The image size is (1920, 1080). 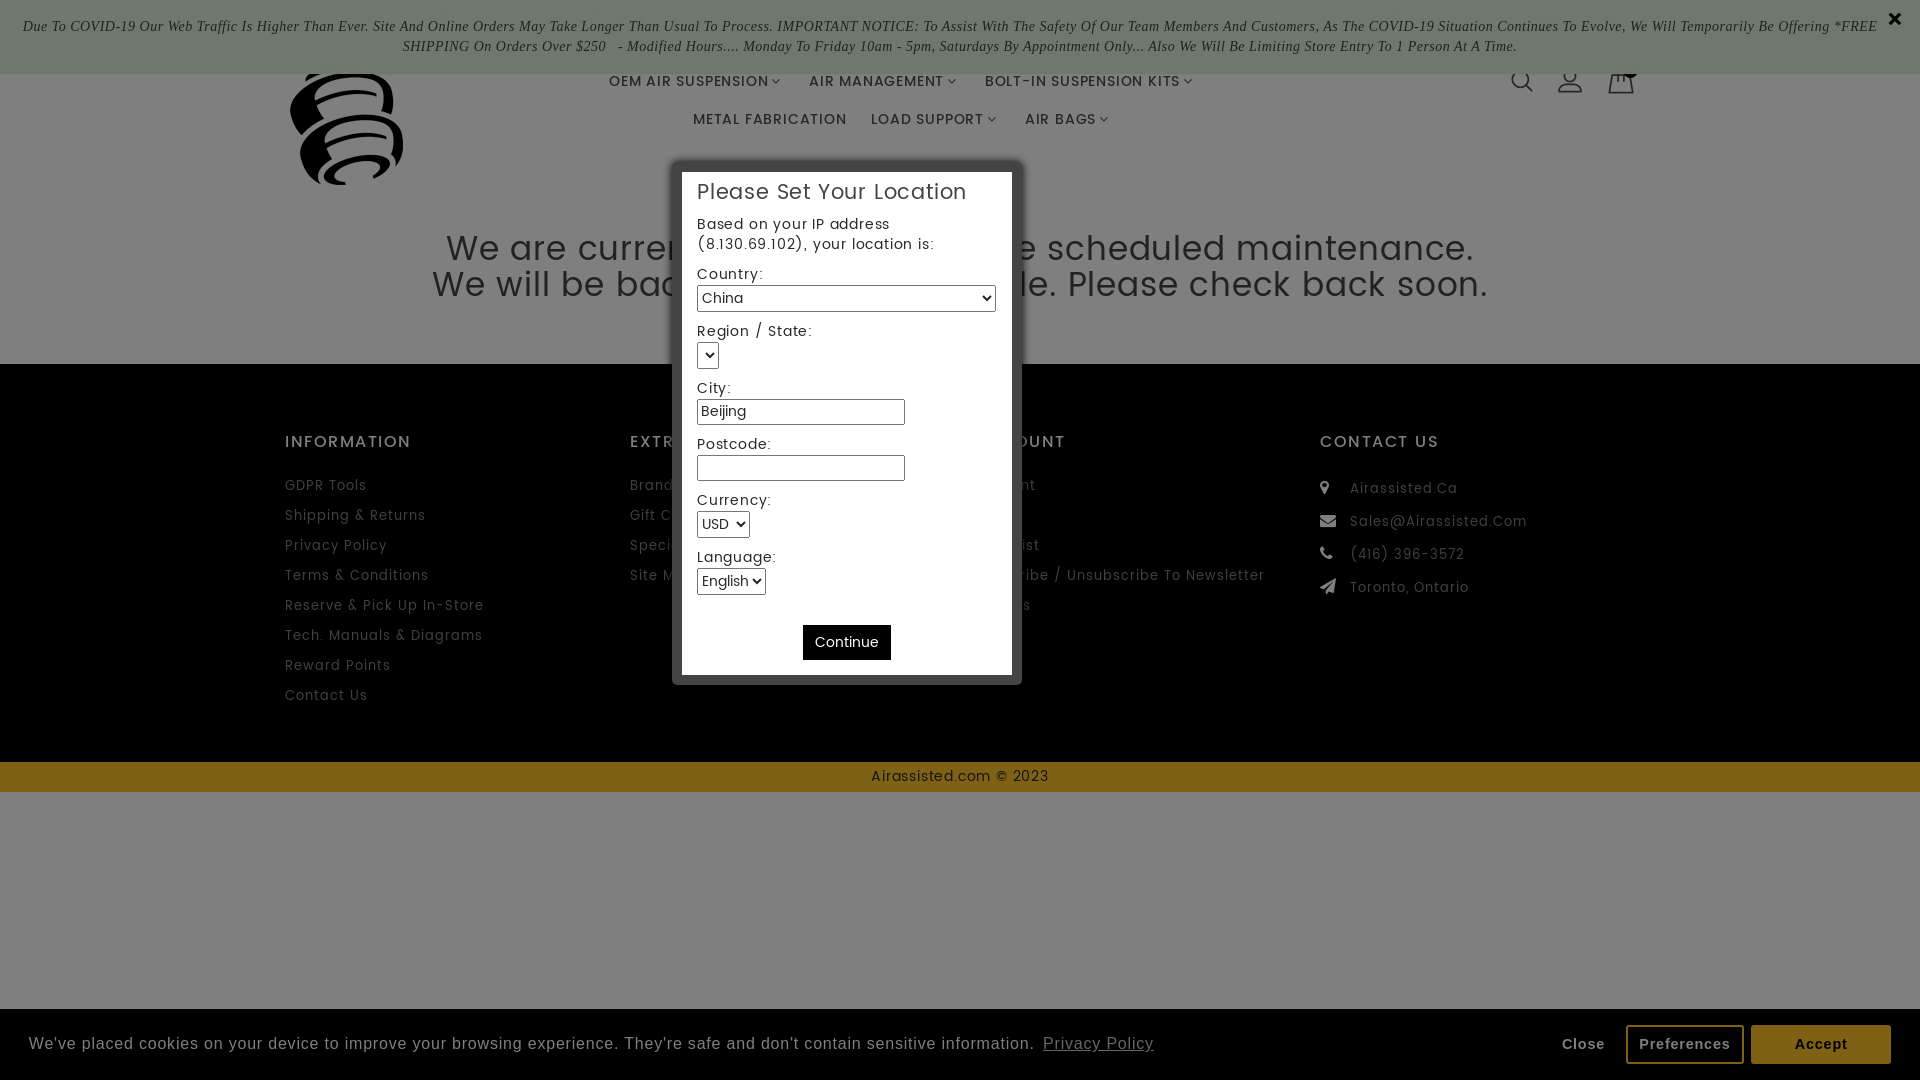 What do you see at coordinates (1683, 1043) in the screenshot?
I see `'Preferences'` at bounding box center [1683, 1043].